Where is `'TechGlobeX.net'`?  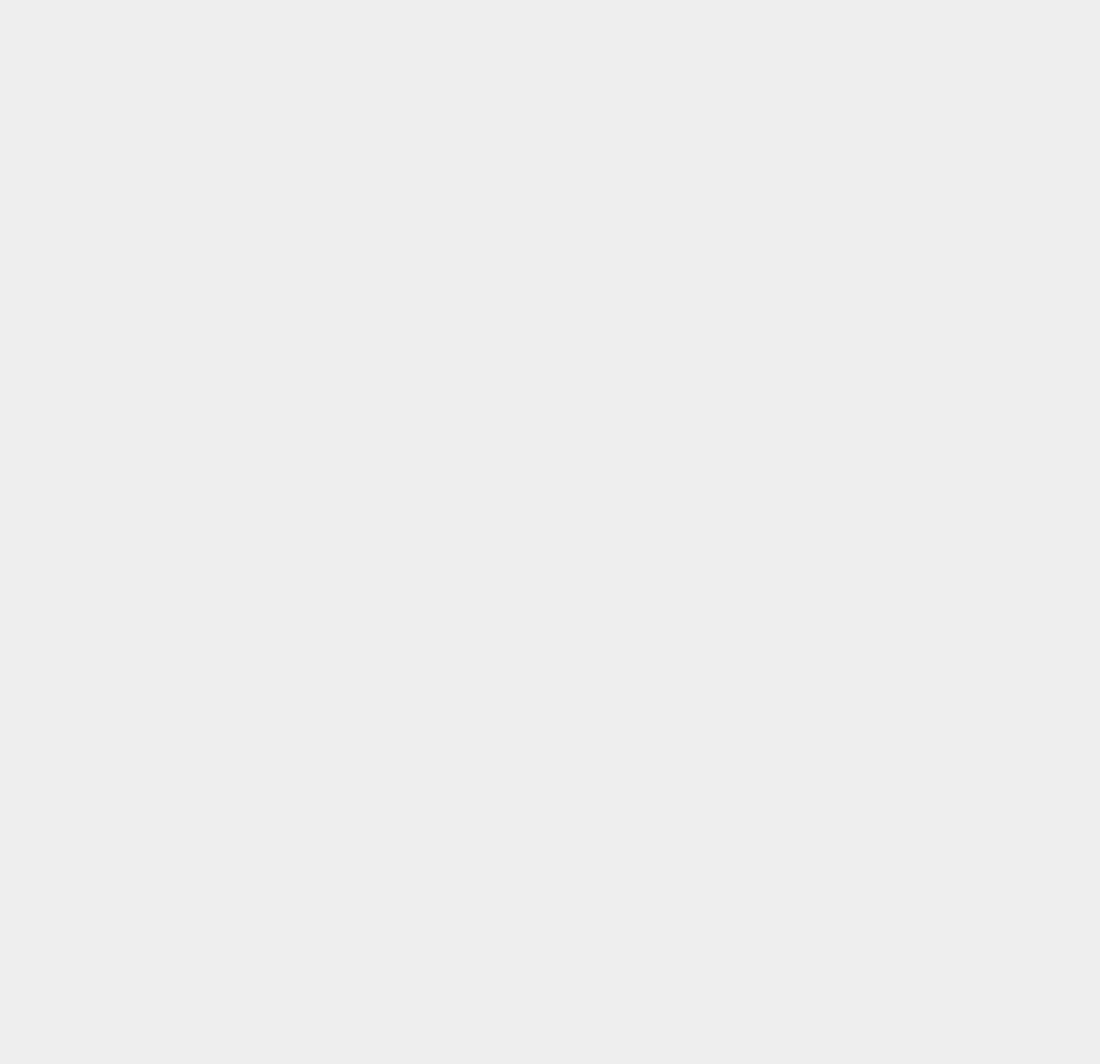 'TechGlobeX.net' is located at coordinates (778, 840).